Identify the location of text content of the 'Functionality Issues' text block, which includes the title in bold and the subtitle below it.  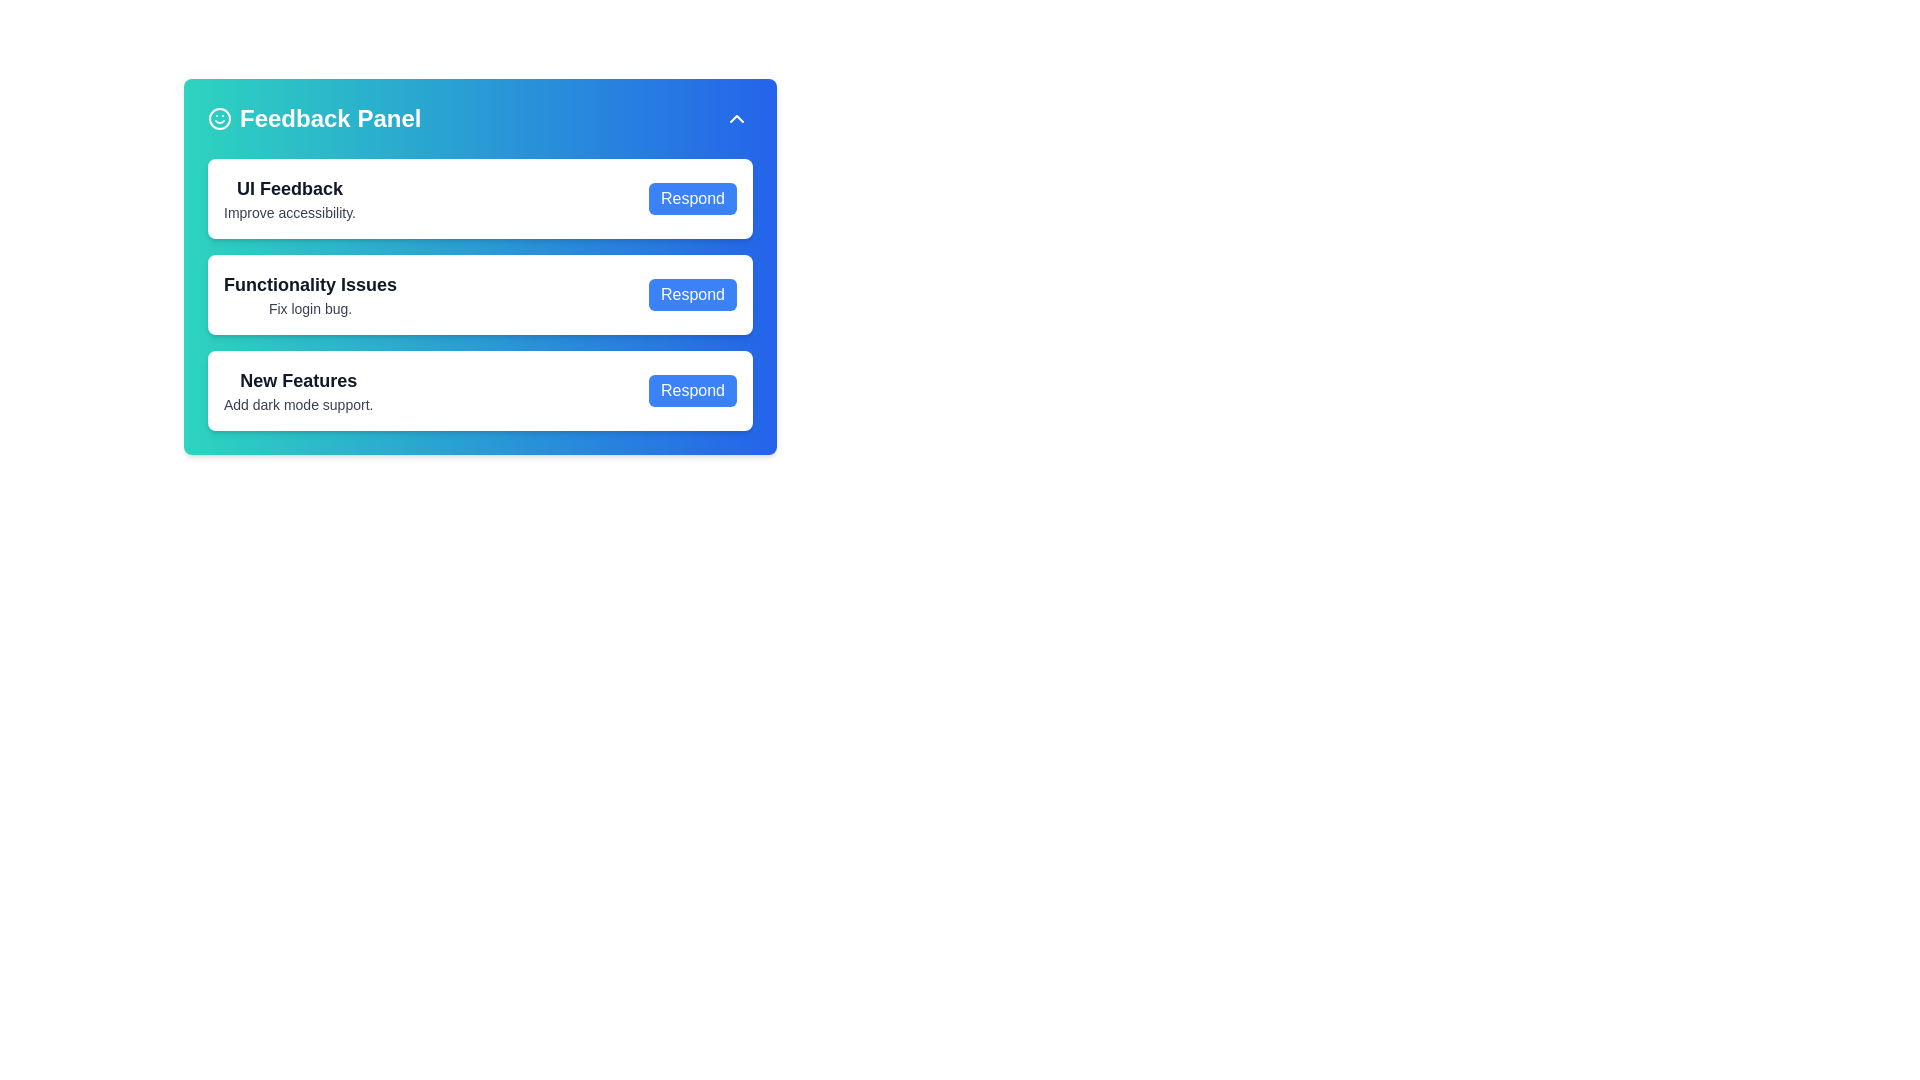
(309, 294).